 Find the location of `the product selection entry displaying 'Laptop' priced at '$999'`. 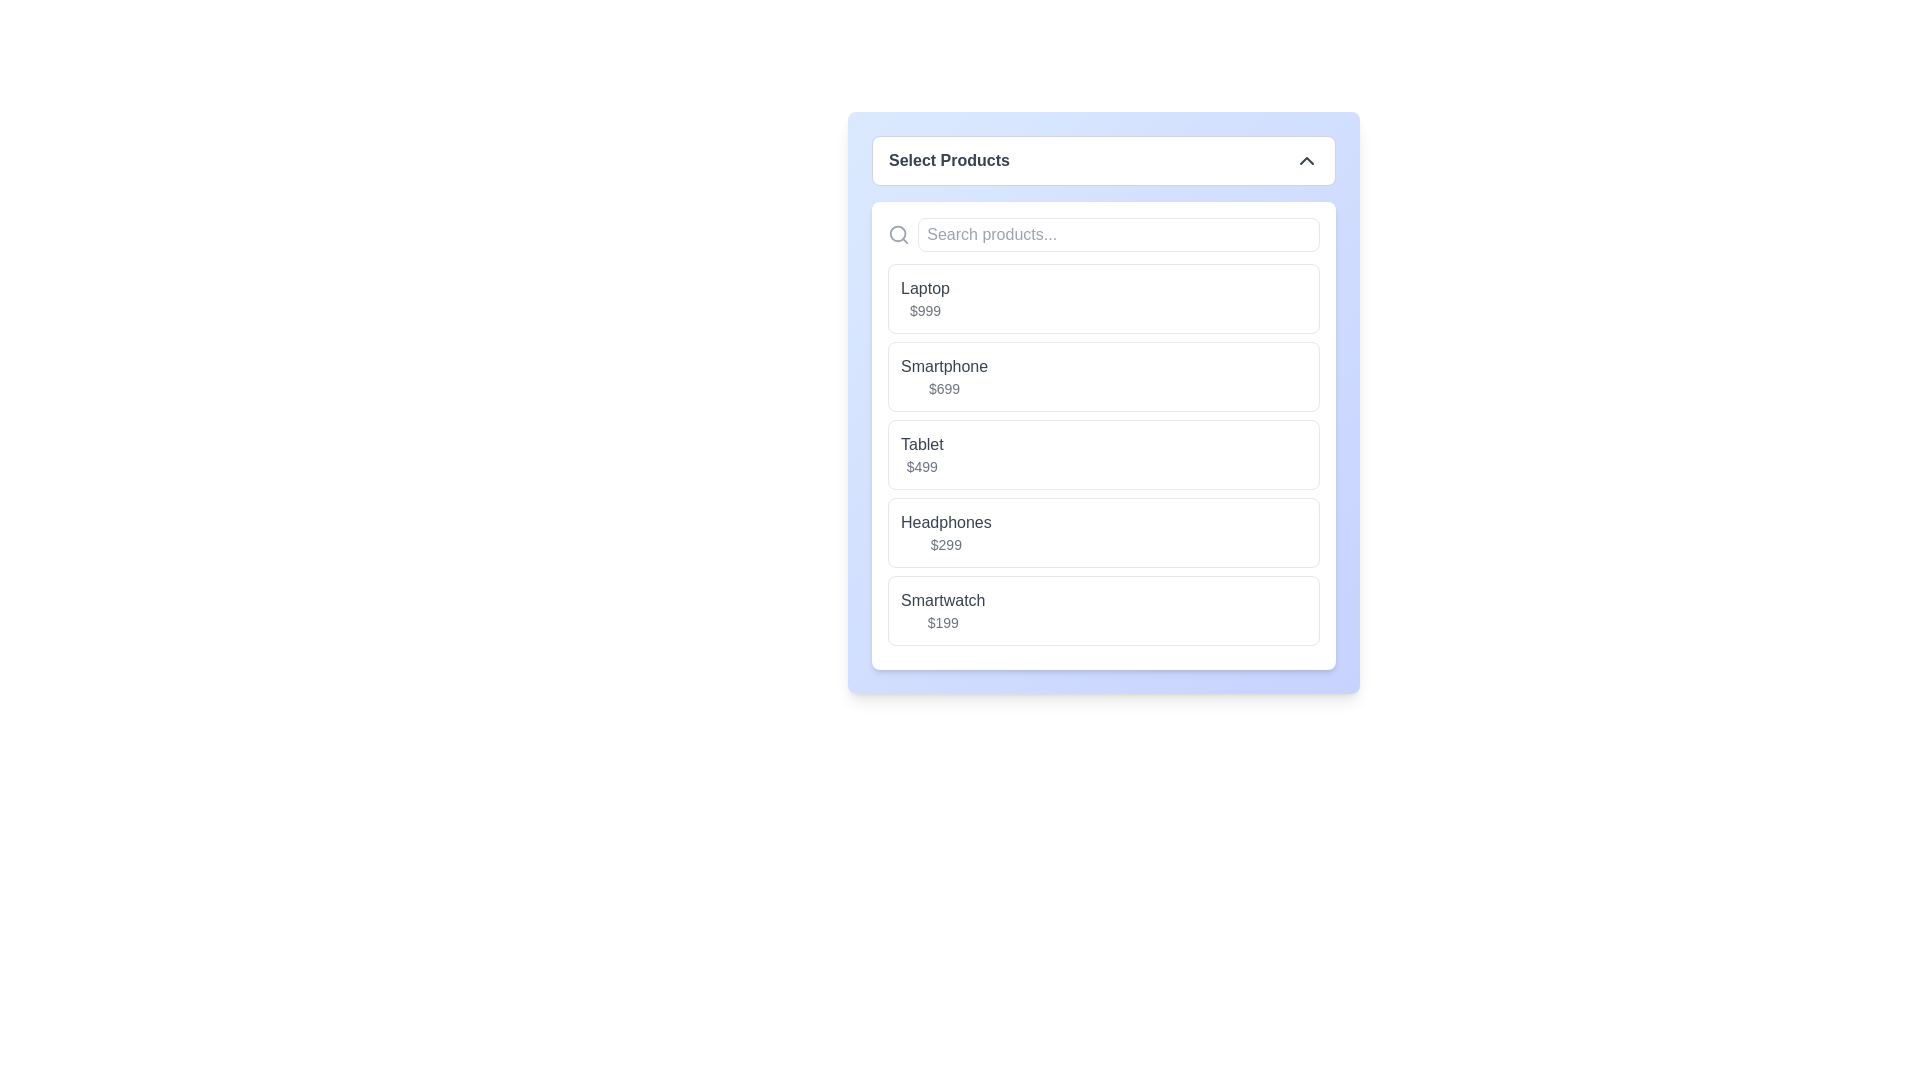

the product selection entry displaying 'Laptop' priced at '$999' is located at coordinates (1103, 299).